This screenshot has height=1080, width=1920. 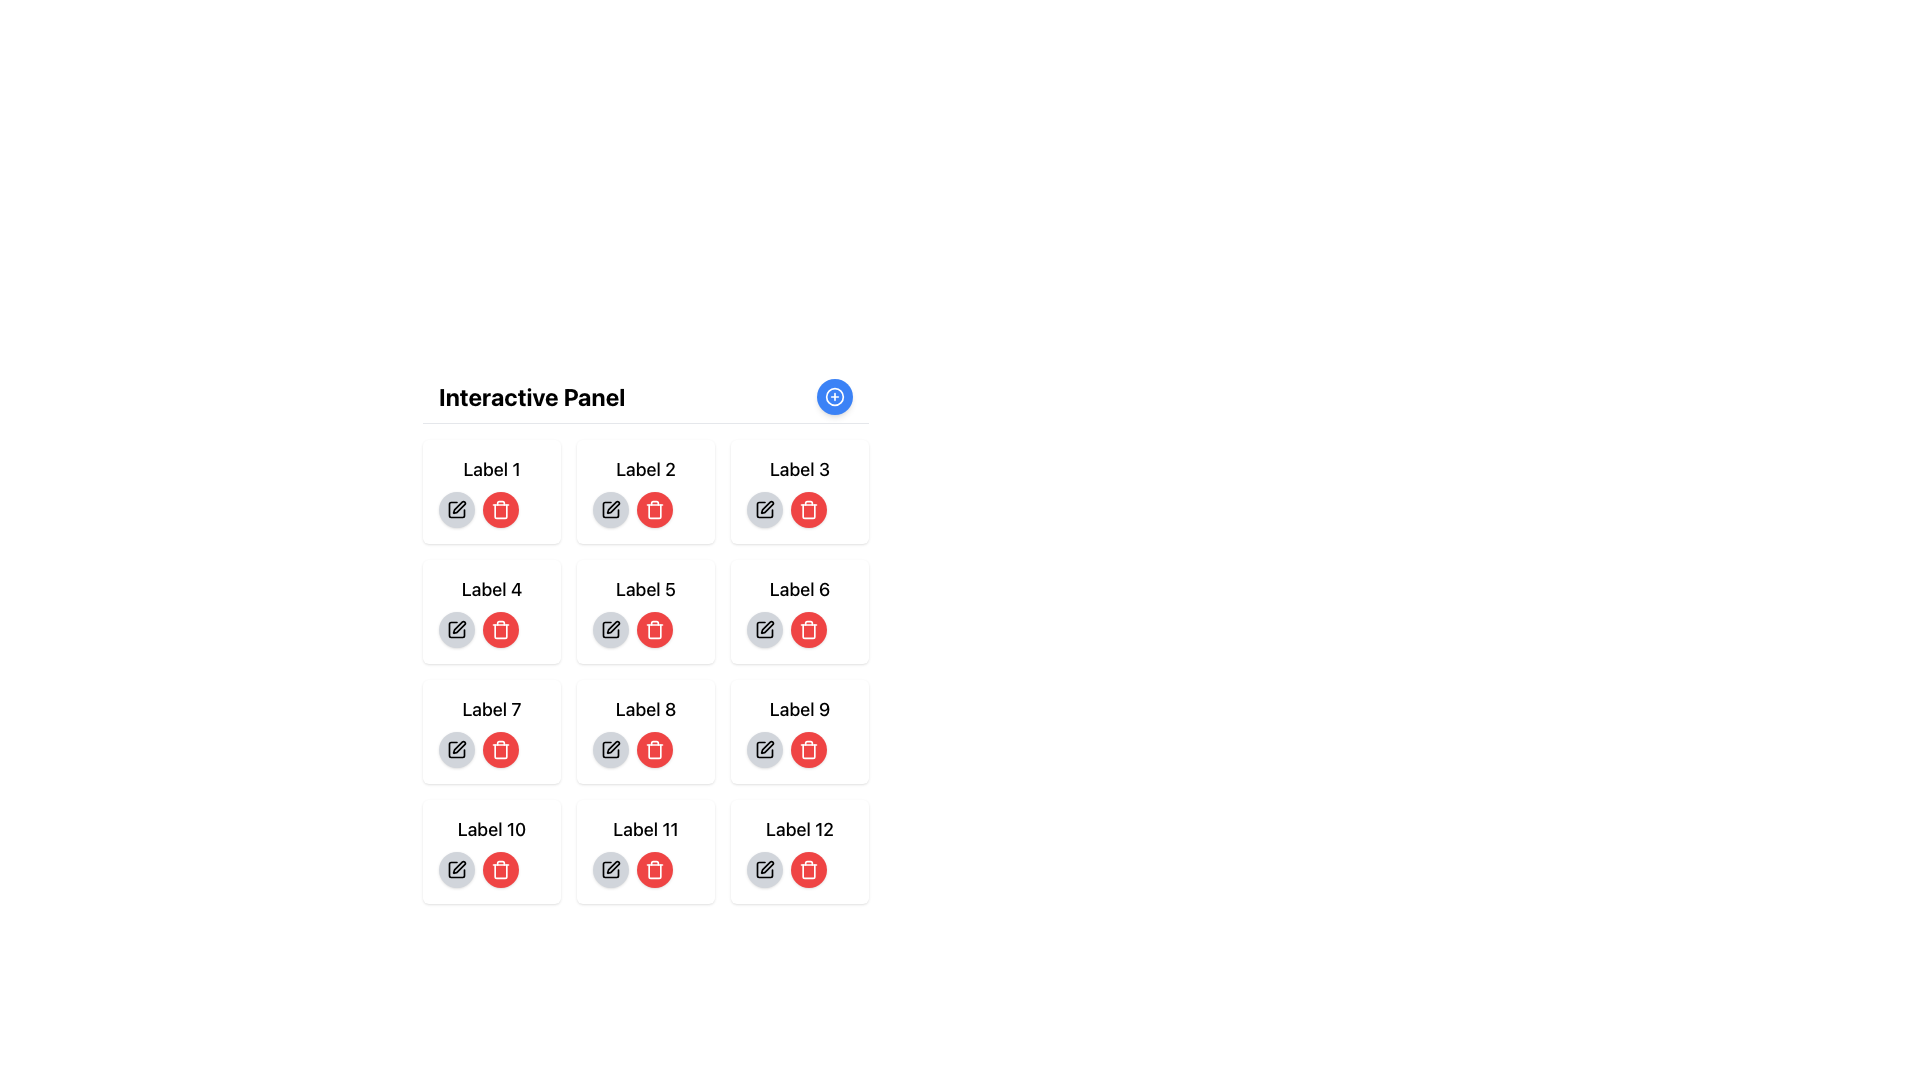 What do you see at coordinates (500, 749) in the screenshot?
I see `the circular red button with a white trash bin icon in the Interactive Panel` at bounding box center [500, 749].